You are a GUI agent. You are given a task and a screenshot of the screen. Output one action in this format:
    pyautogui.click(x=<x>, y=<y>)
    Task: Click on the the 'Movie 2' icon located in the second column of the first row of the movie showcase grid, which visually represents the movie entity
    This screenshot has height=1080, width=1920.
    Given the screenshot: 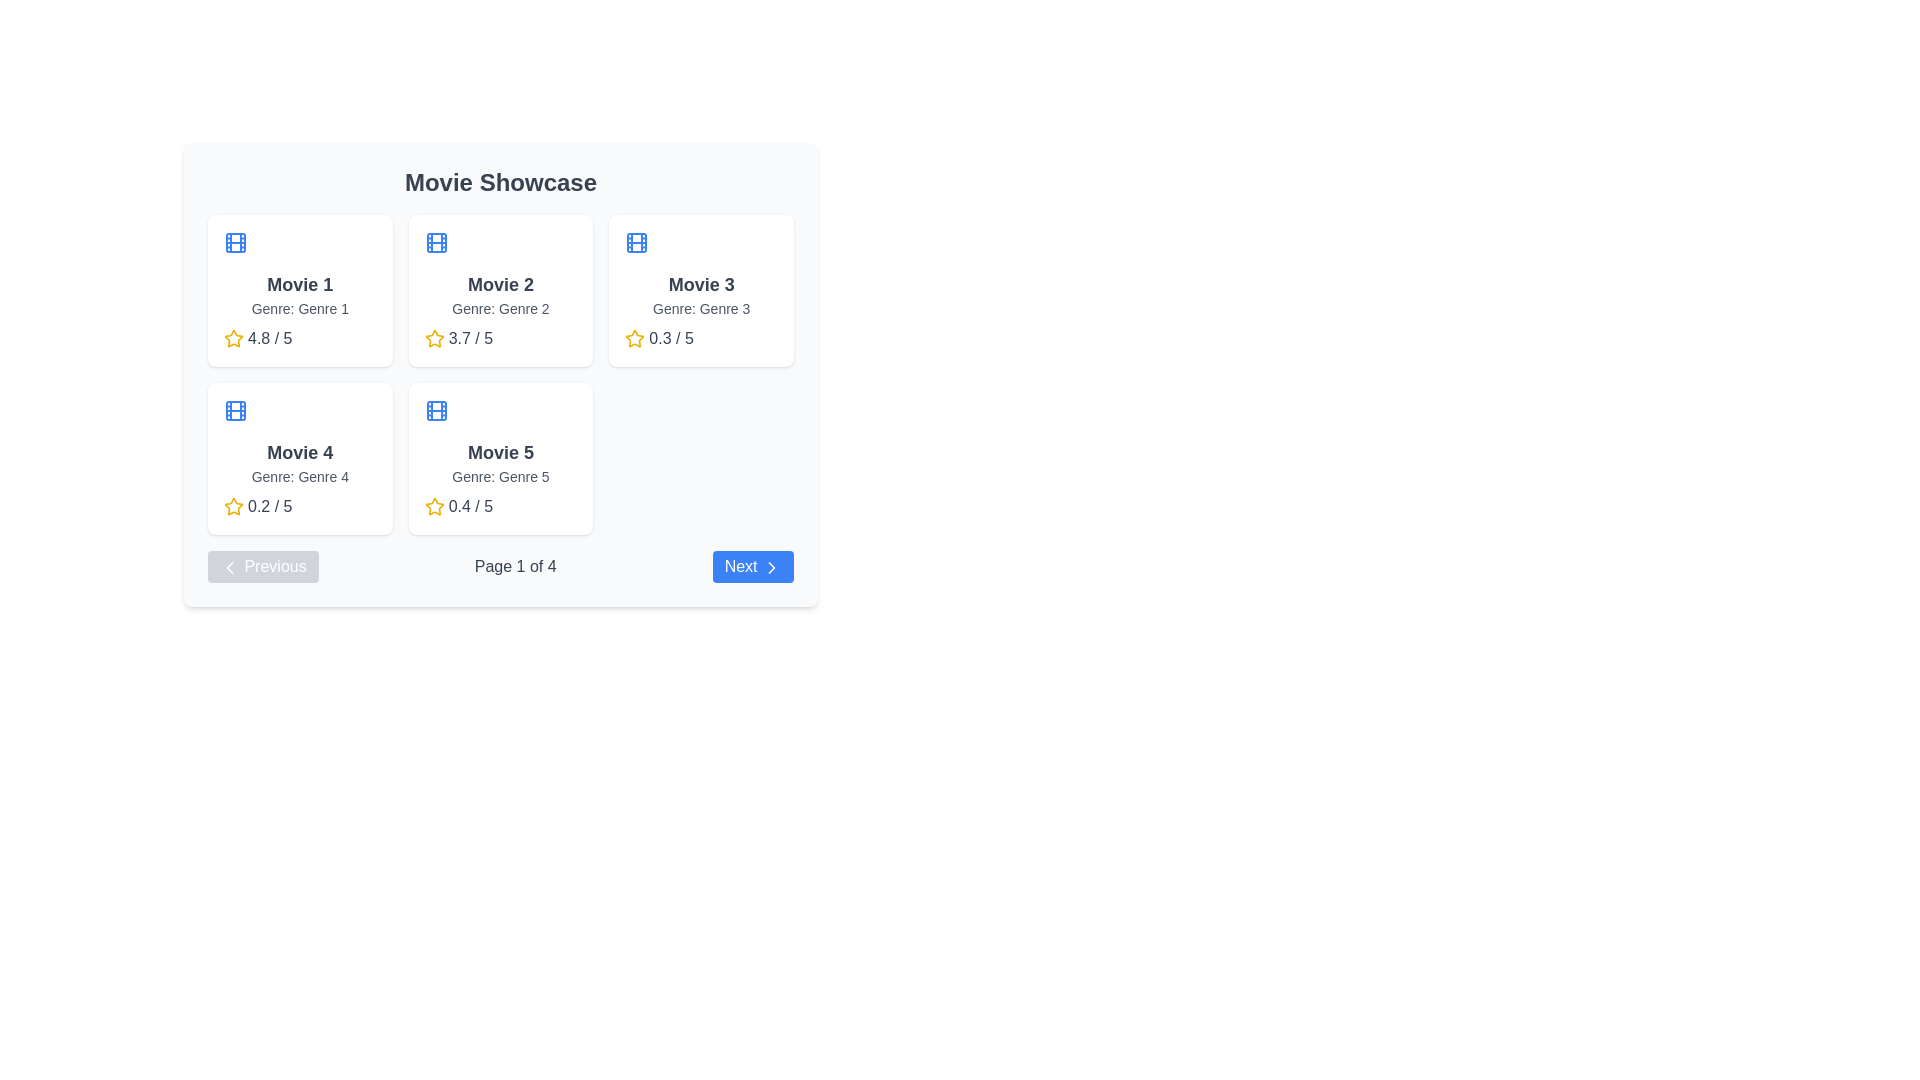 What is the action you would take?
    pyautogui.click(x=435, y=242)
    